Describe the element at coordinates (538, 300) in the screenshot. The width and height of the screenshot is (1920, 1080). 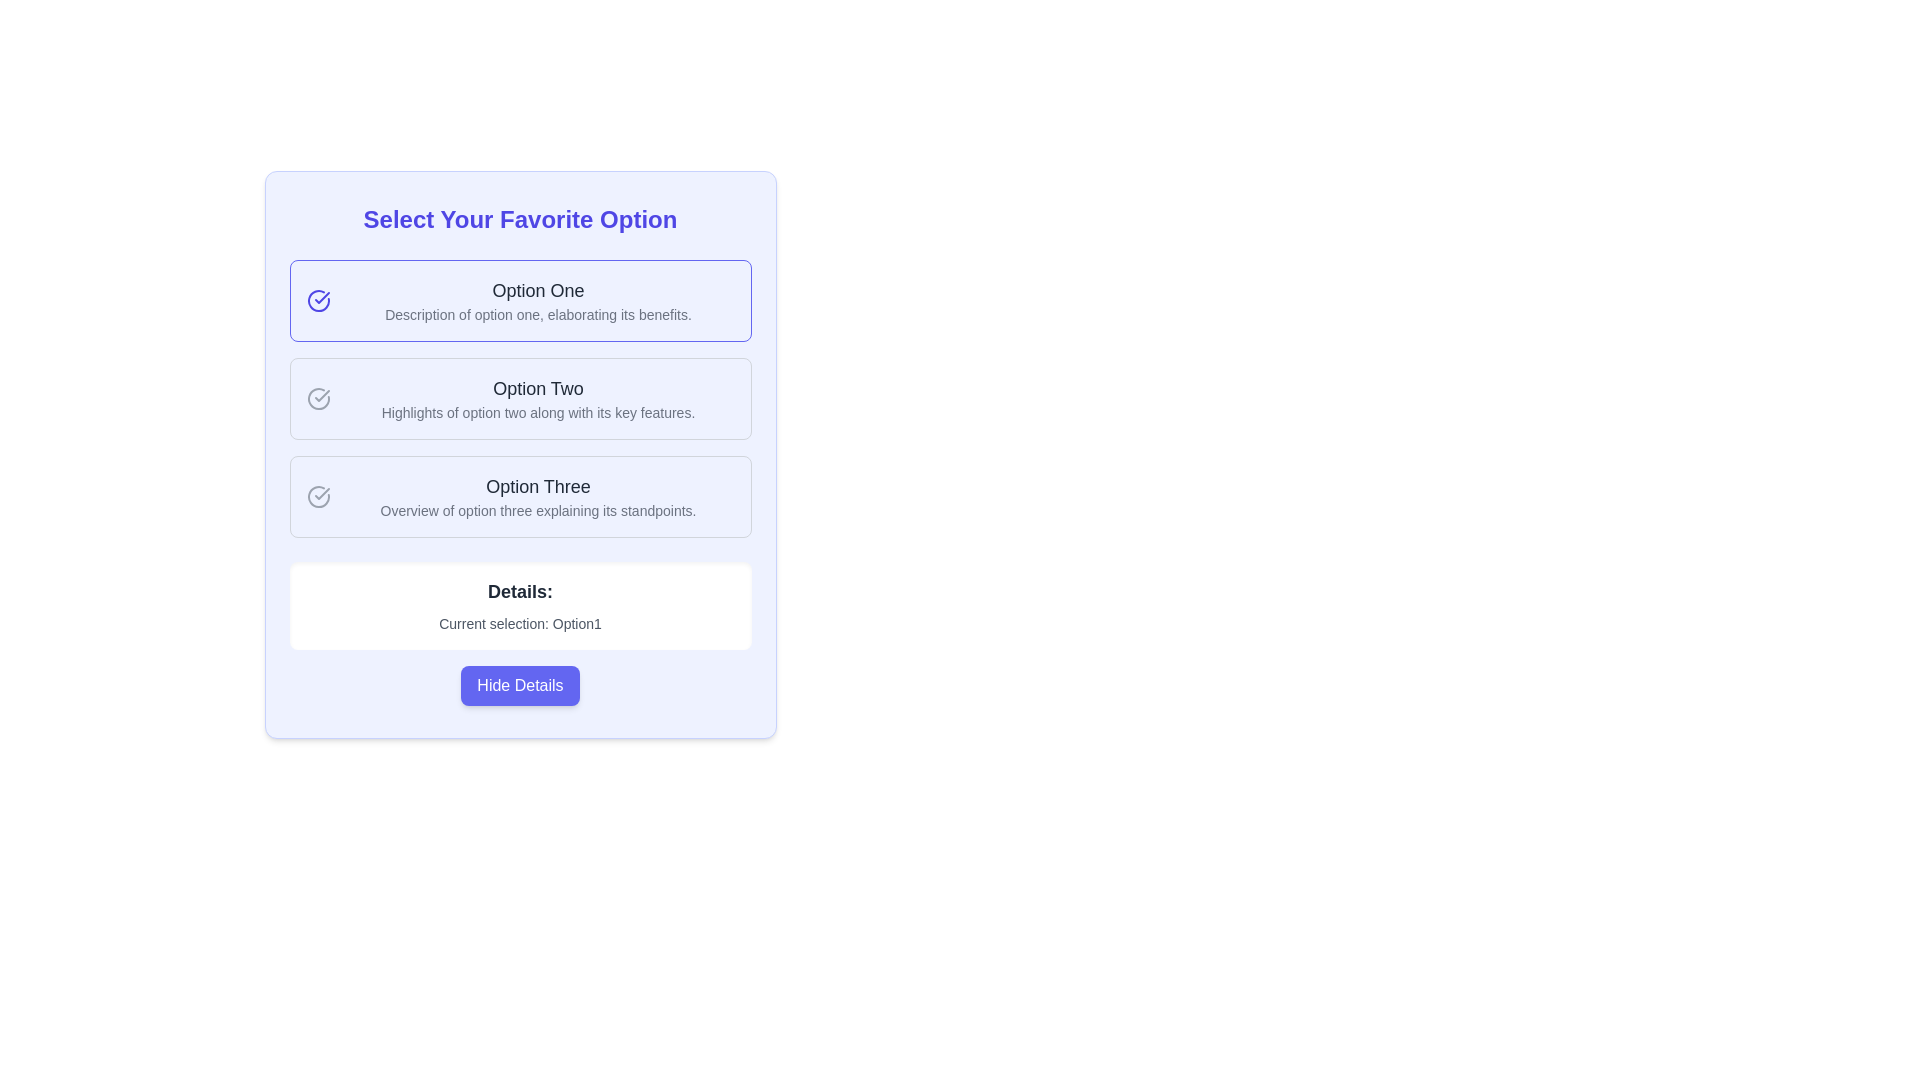
I see `the 'Option One' radio button` at that location.